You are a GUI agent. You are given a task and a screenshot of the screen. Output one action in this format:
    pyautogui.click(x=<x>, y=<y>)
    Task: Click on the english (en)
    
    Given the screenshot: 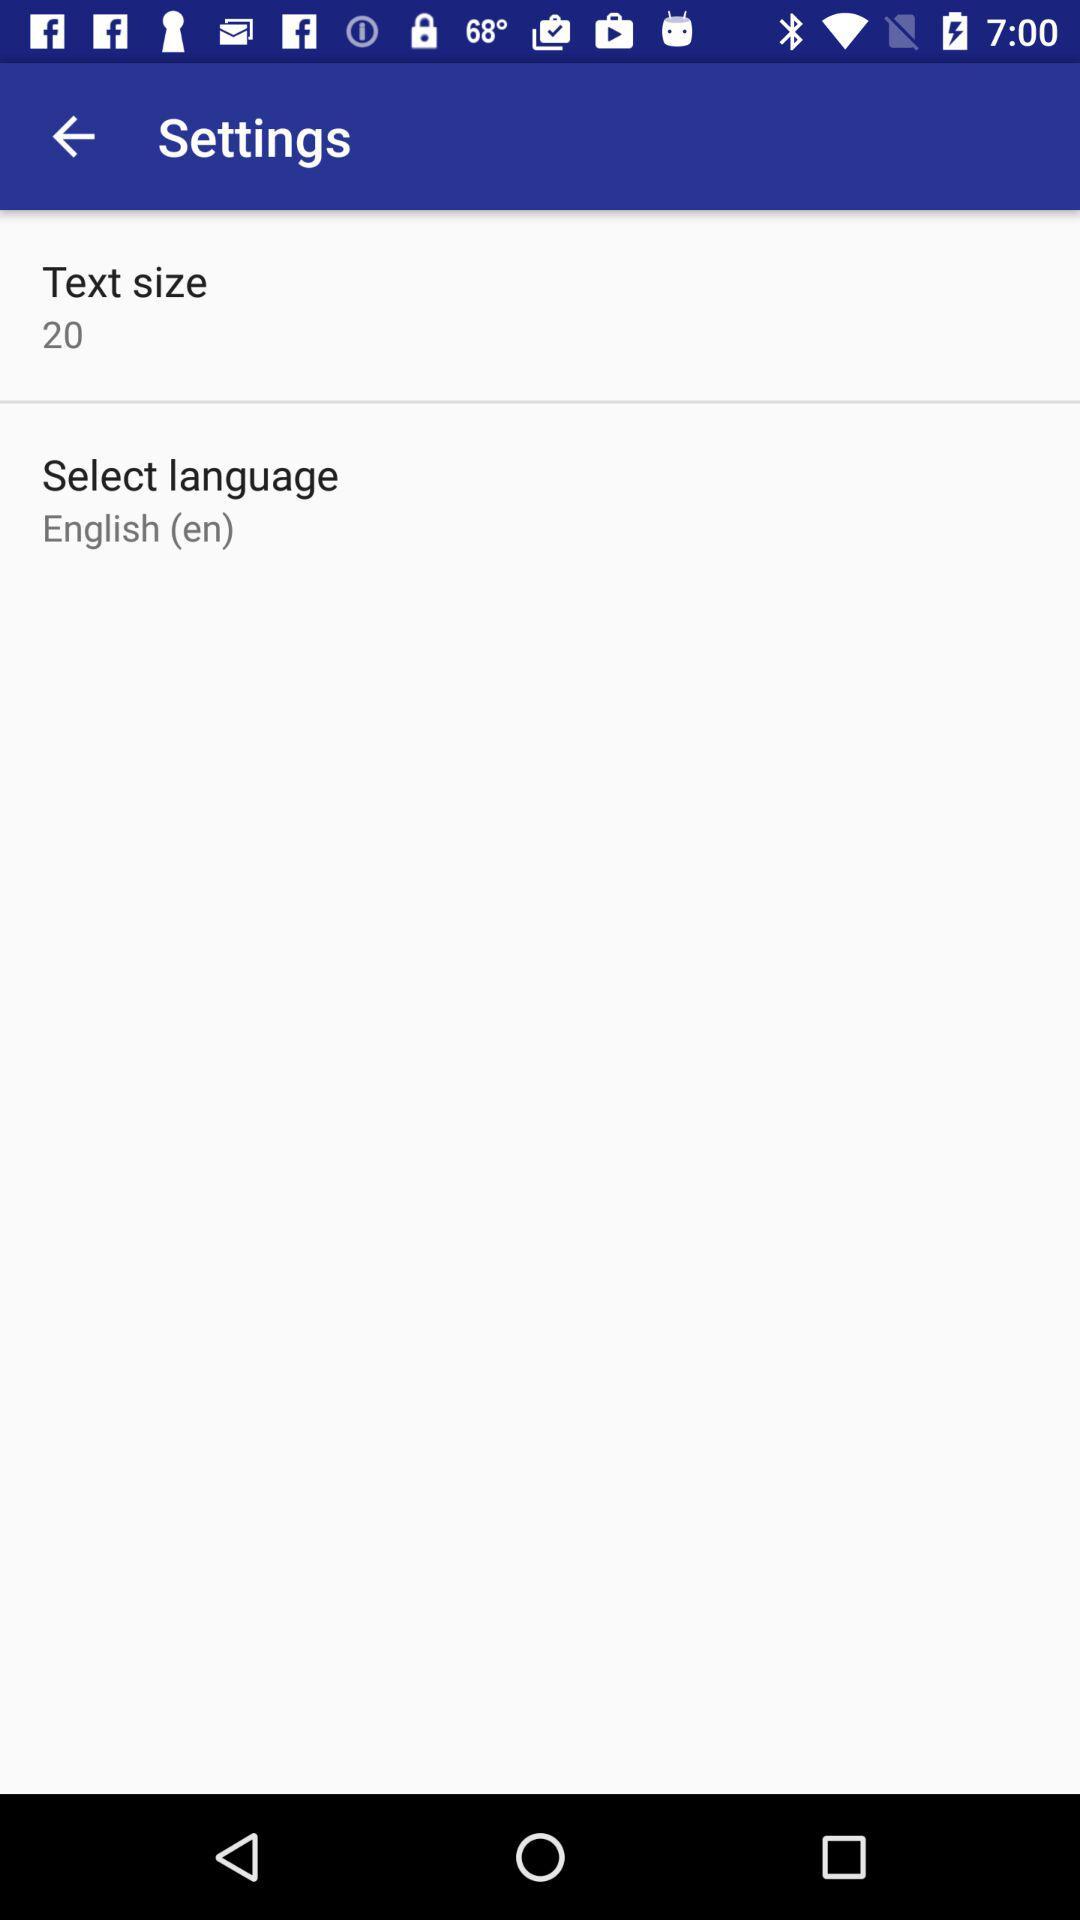 What is the action you would take?
    pyautogui.click(x=137, y=527)
    